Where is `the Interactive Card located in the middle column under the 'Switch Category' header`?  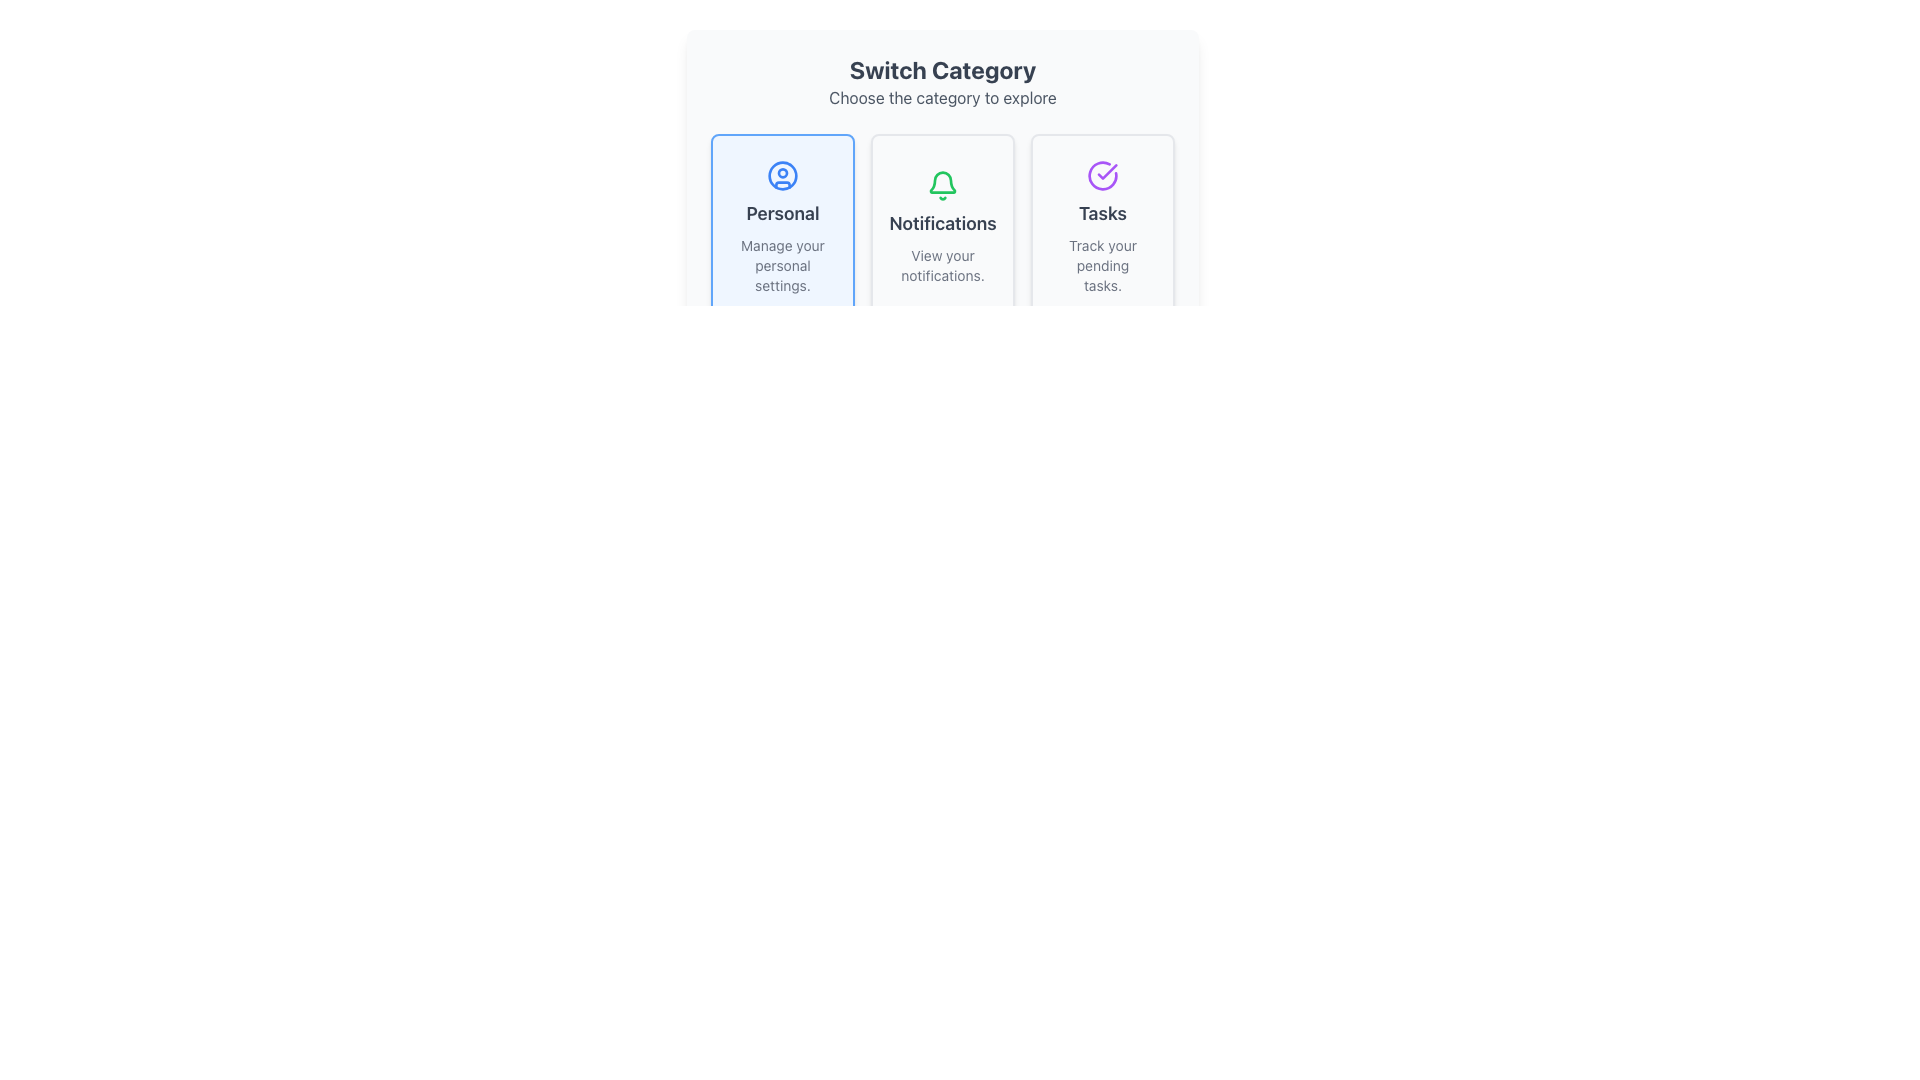
the Interactive Card located in the middle column under the 'Switch Category' header is located at coordinates (941, 226).